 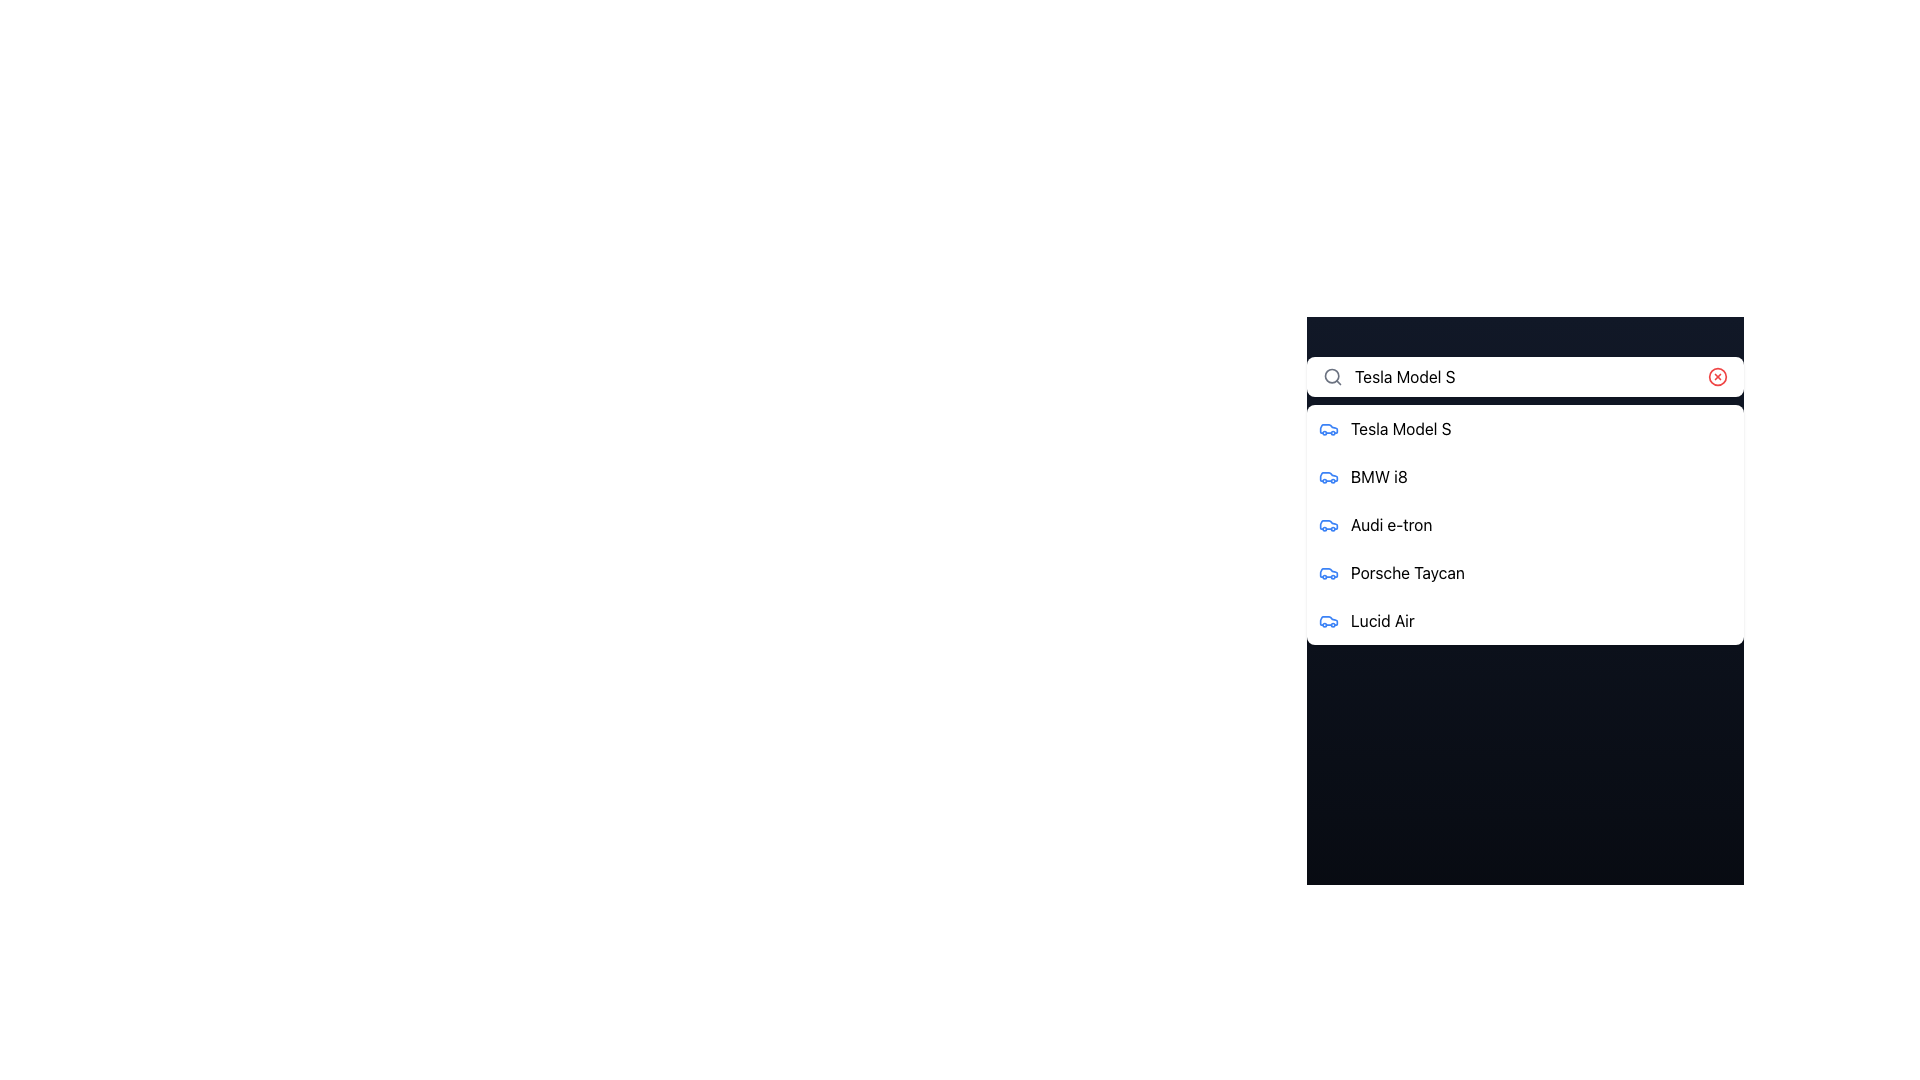 What do you see at coordinates (1524, 573) in the screenshot?
I see `the fourth item in the dropdown menu list, which is positioned between 'Audi e-tron' and 'Lucid Air'` at bounding box center [1524, 573].